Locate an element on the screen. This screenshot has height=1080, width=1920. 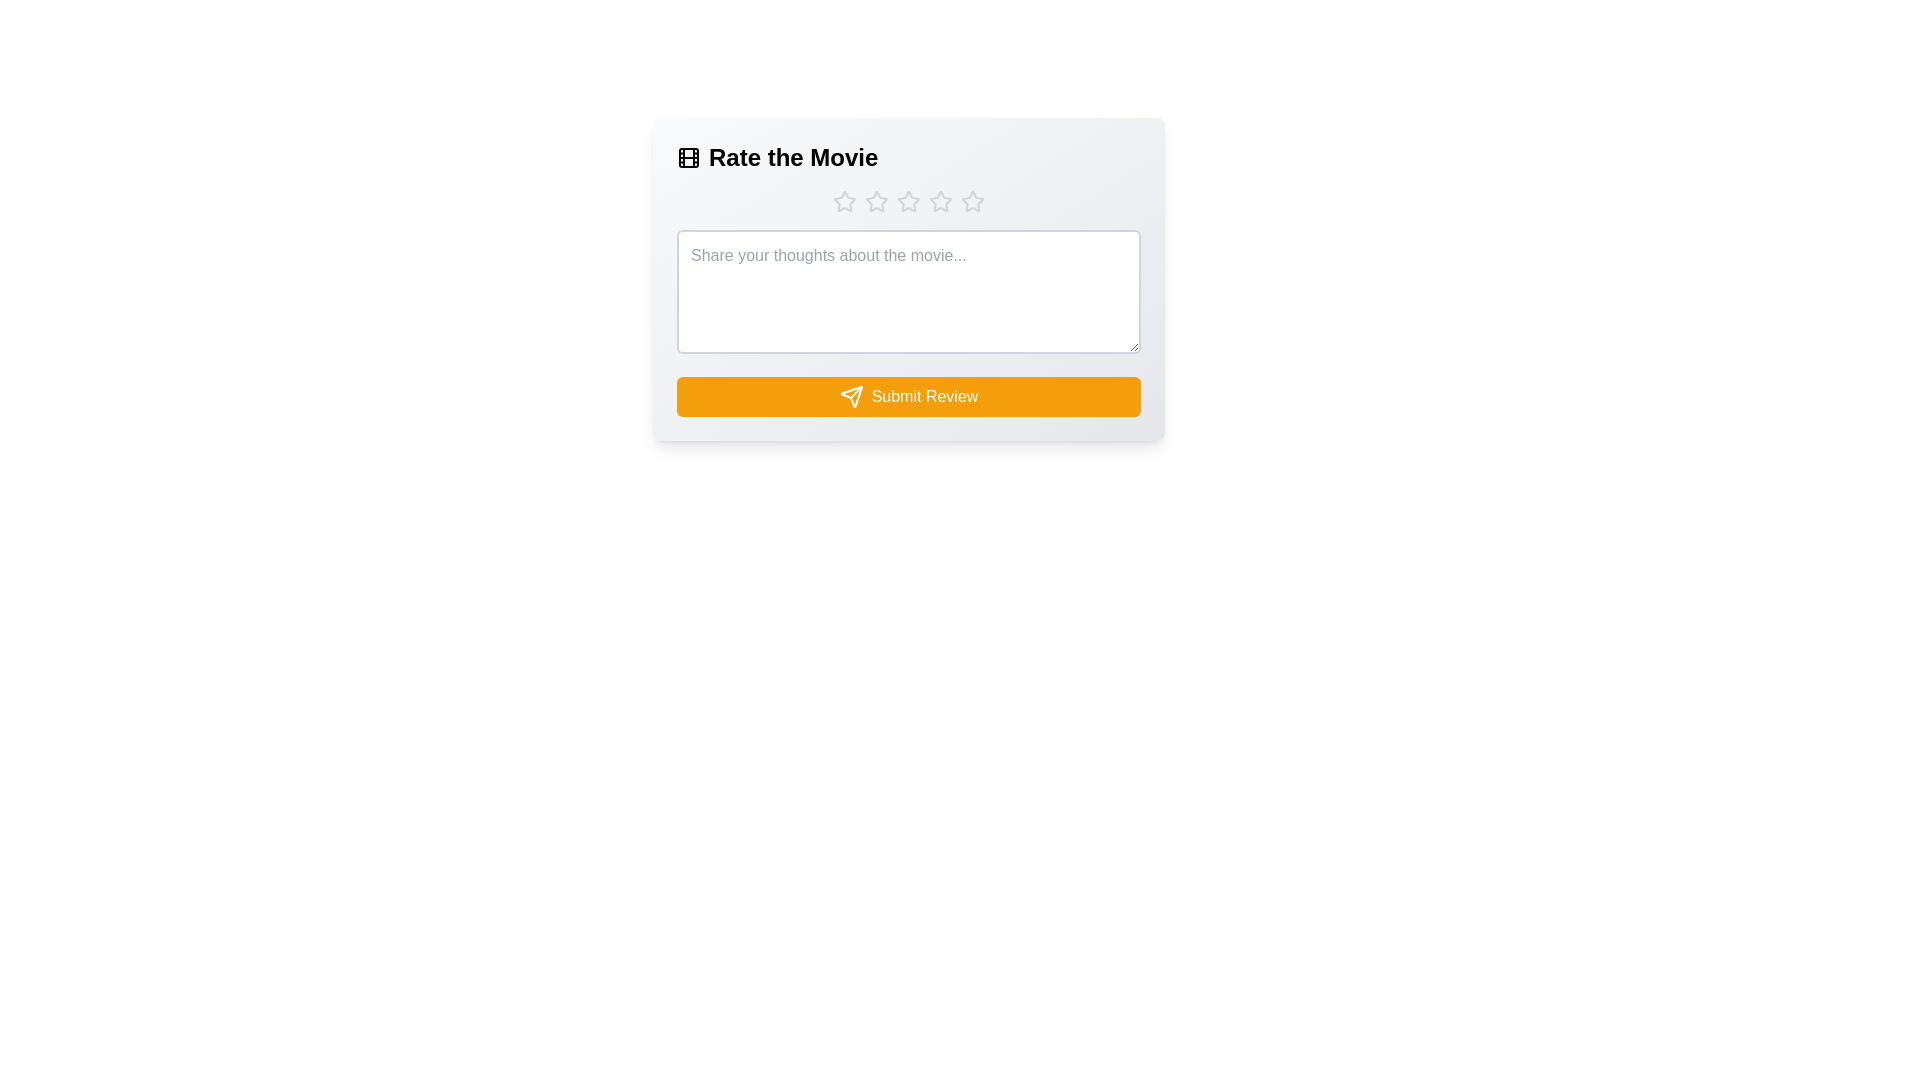
the movie rating to 1 stars by clicking on the corresponding star is located at coordinates (844, 201).